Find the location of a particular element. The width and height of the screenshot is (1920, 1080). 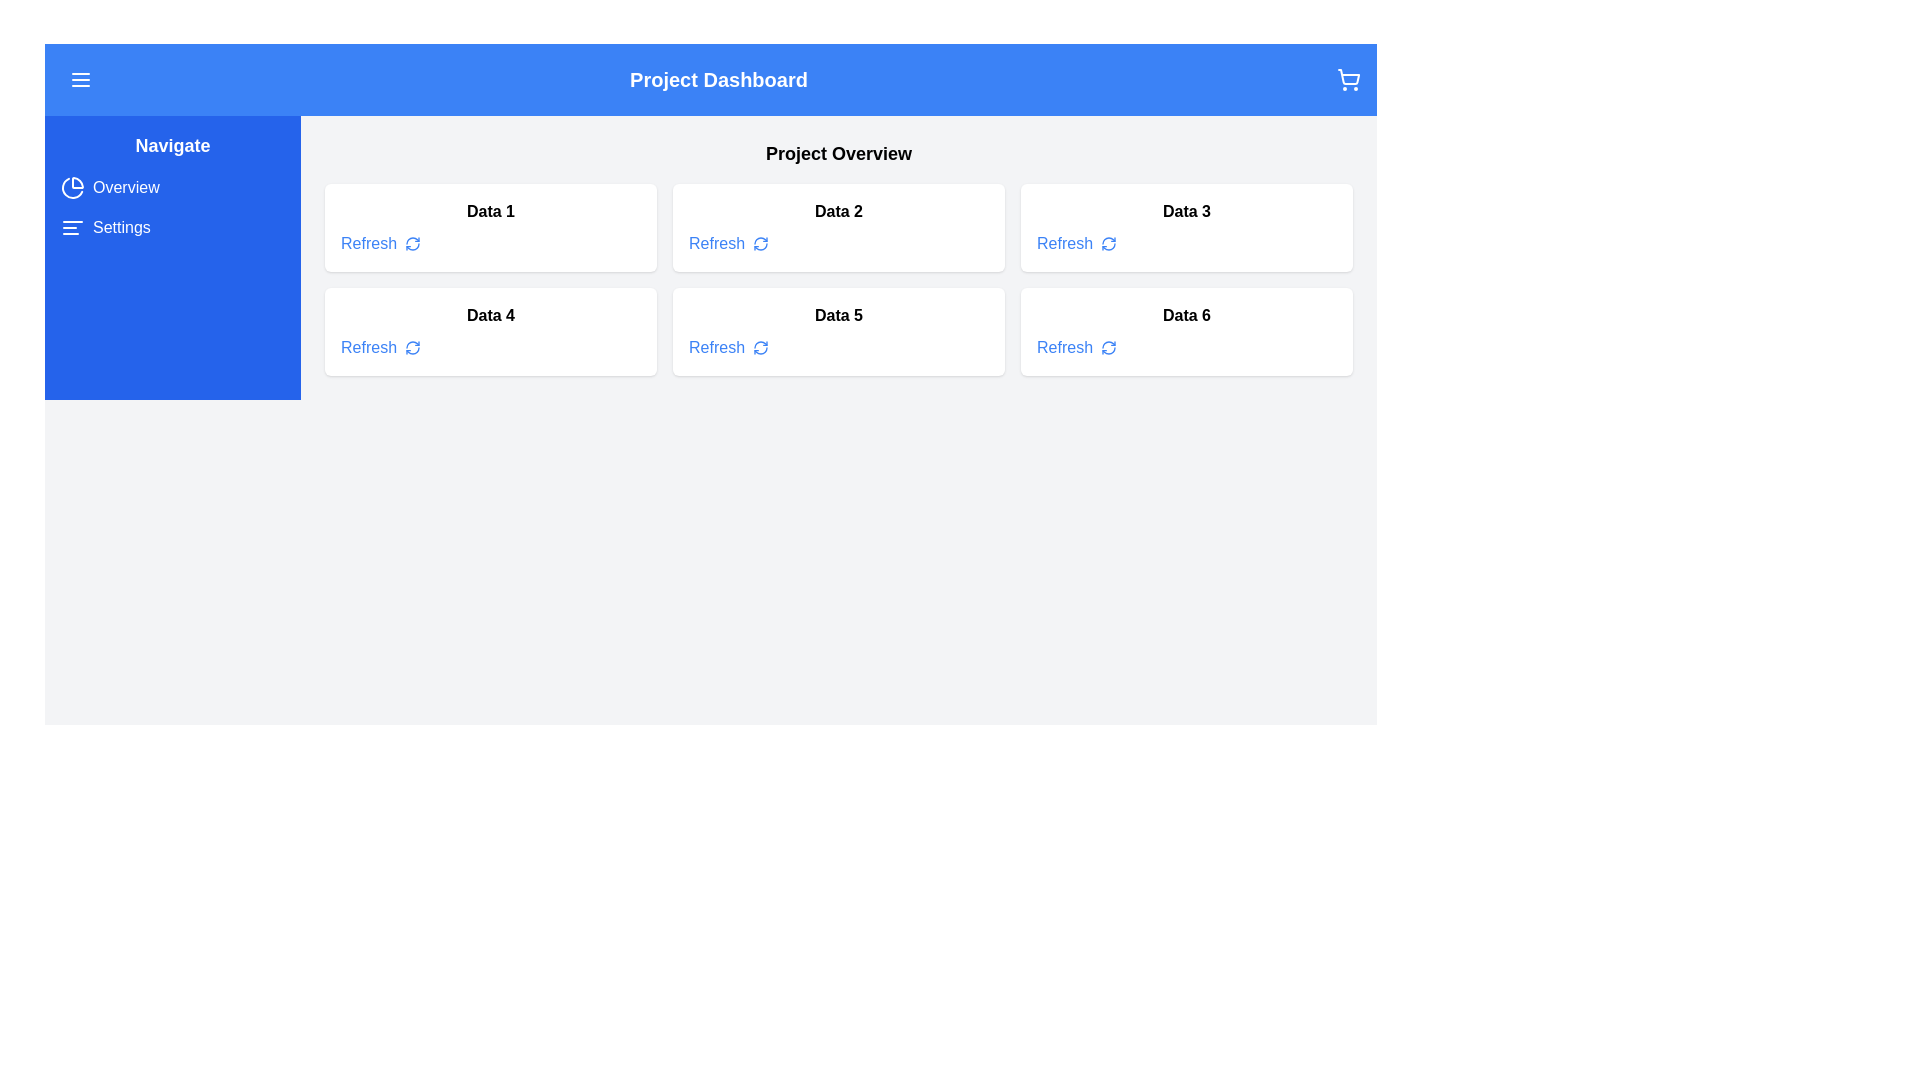

the text label in the lower-middle card of the dashboard, which indicates the content or purpose of that specific card is located at coordinates (839, 315).